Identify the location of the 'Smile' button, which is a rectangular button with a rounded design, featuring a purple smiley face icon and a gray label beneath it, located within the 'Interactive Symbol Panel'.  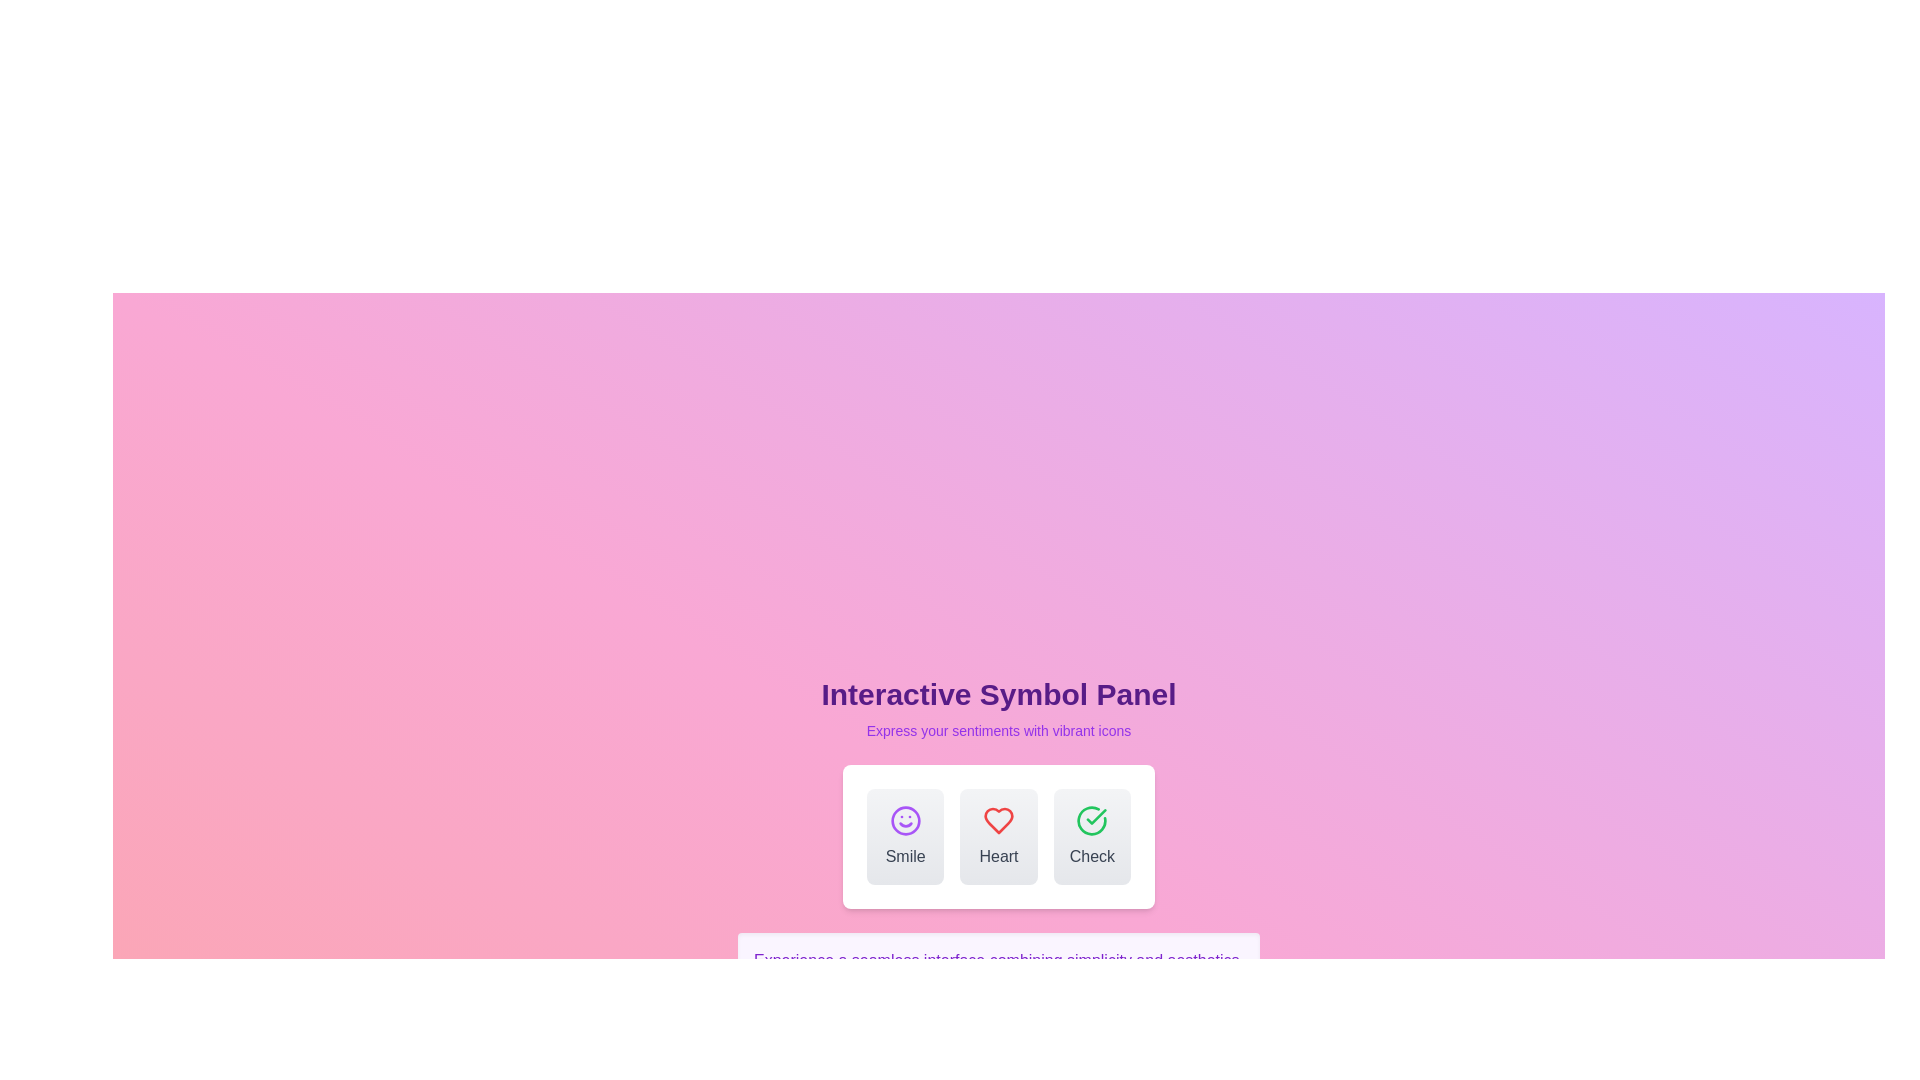
(904, 837).